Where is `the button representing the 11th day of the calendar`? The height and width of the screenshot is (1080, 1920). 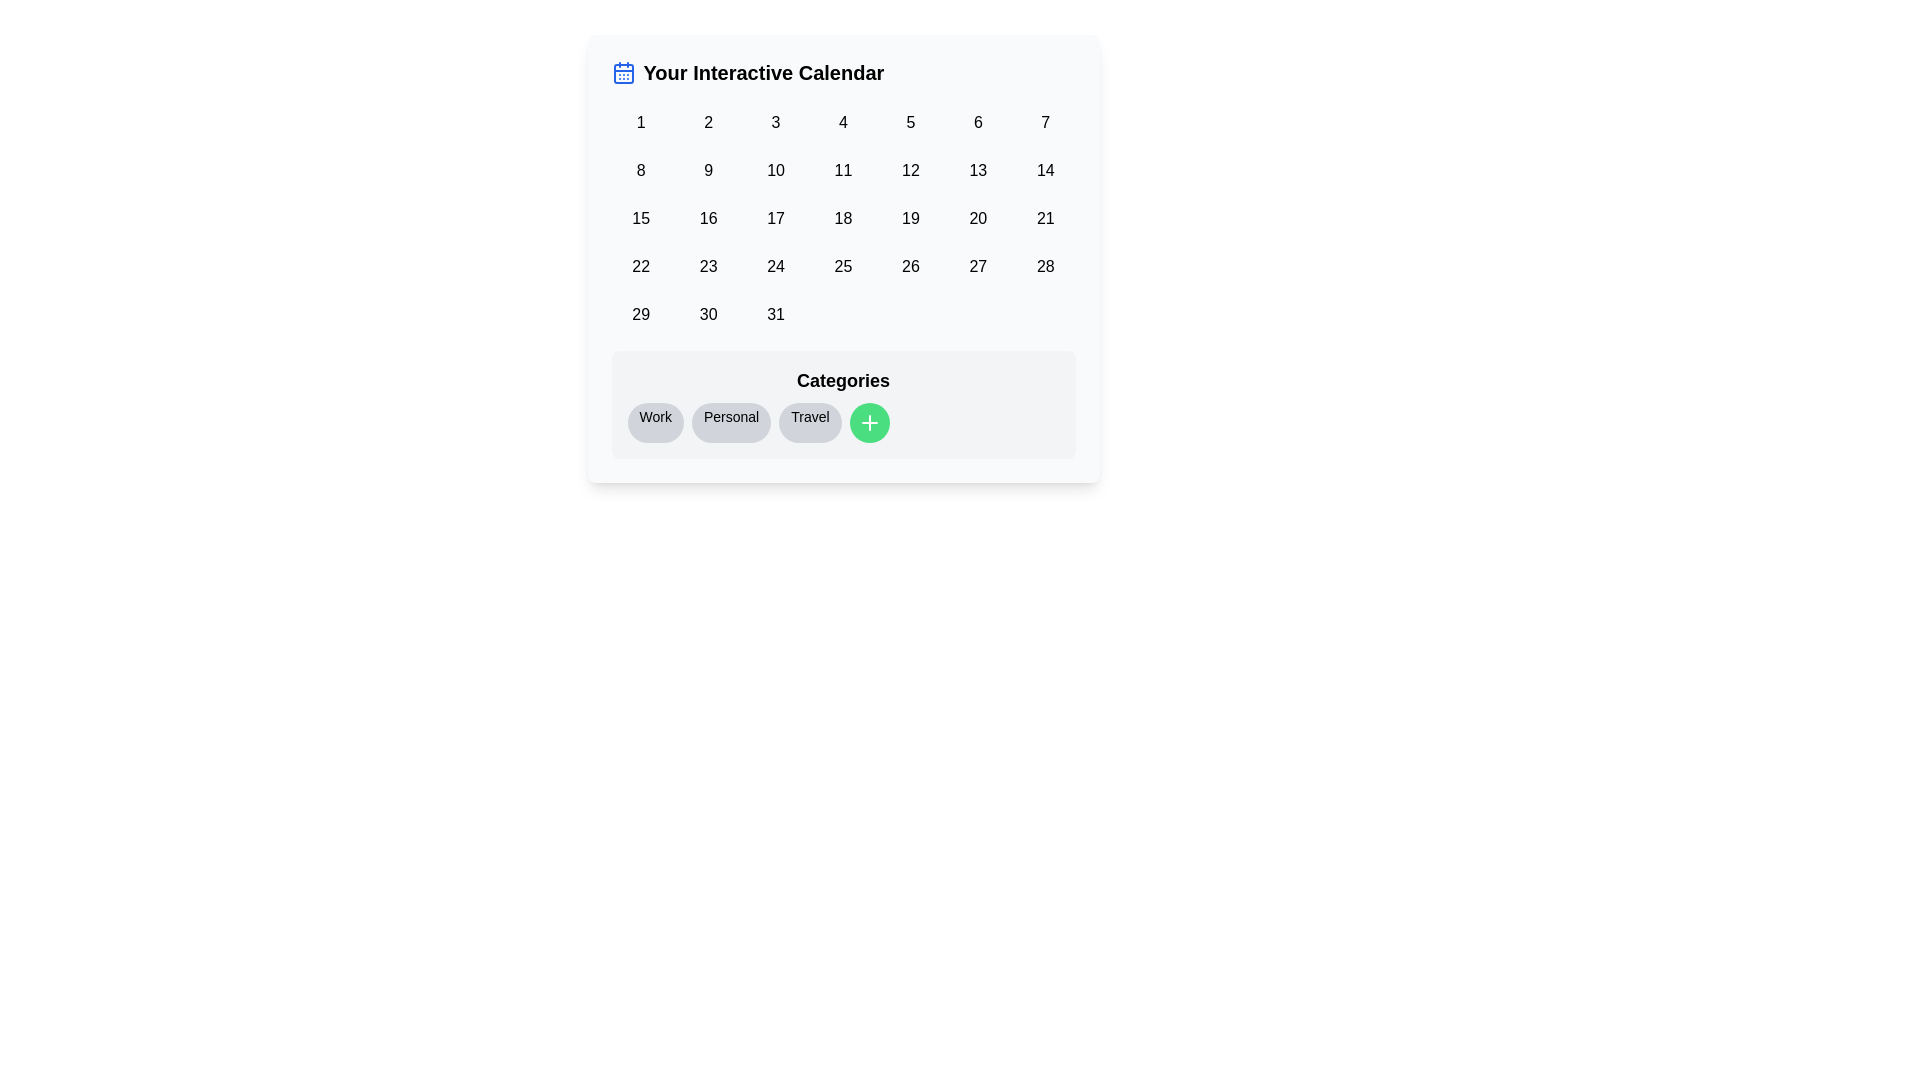
the button representing the 11th day of the calendar is located at coordinates (843, 169).